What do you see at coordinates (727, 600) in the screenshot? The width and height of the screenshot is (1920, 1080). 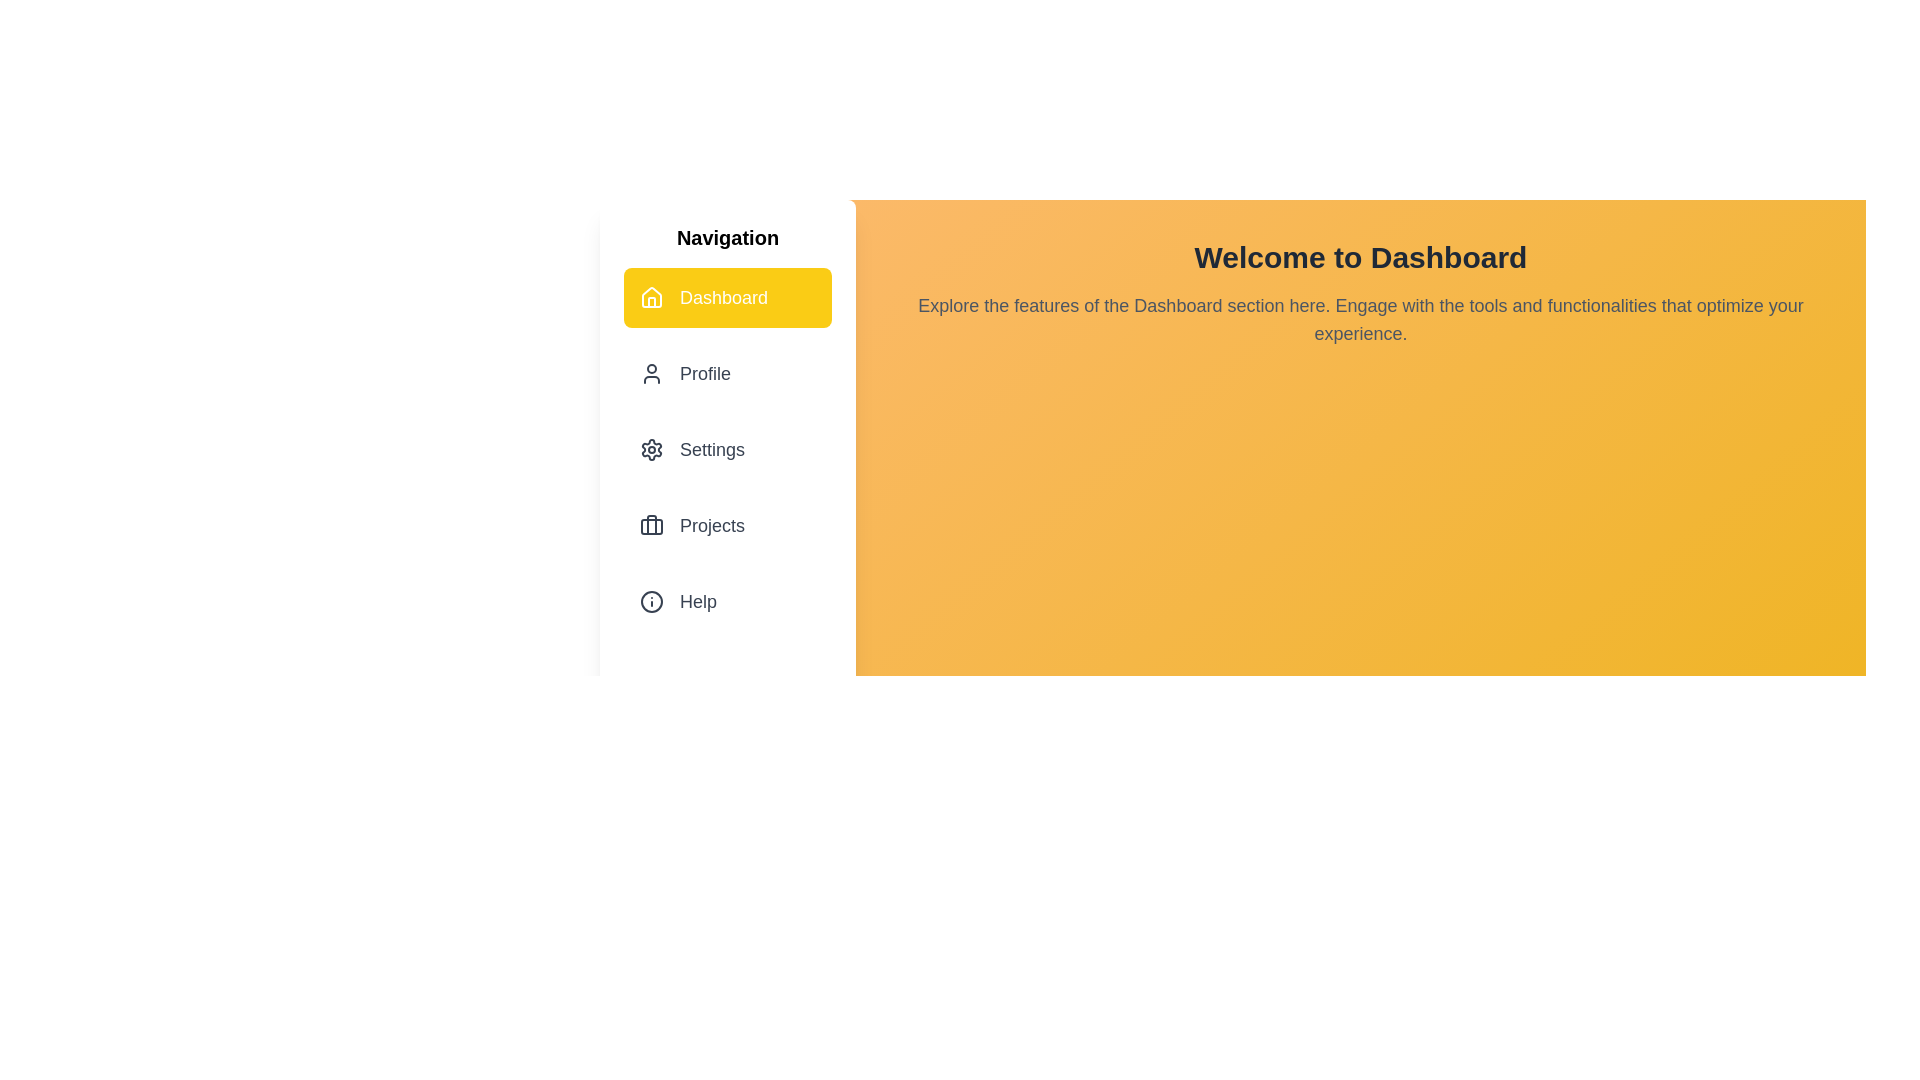 I see `the menu item corresponding to Help` at bounding box center [727, 600].